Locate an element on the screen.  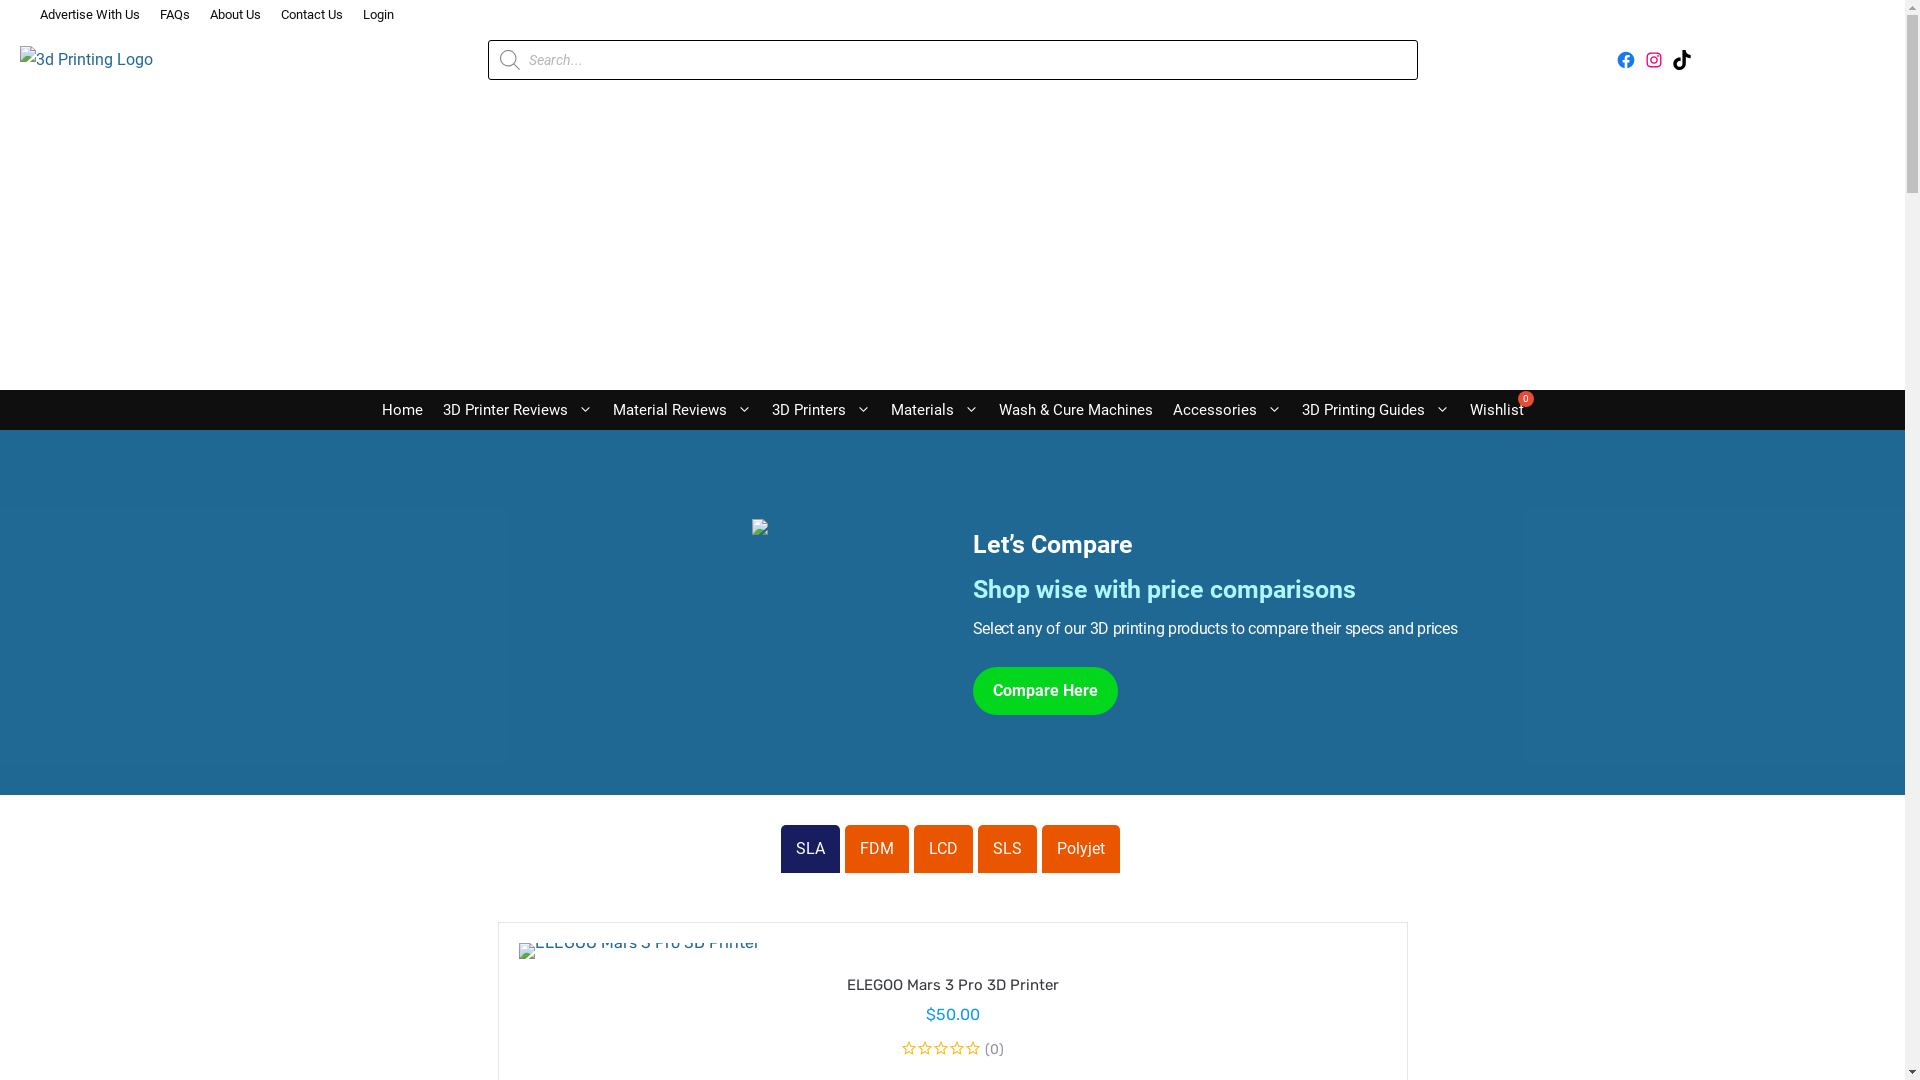
'Wash & Cure Machines' is located at coordinates (988, 408).